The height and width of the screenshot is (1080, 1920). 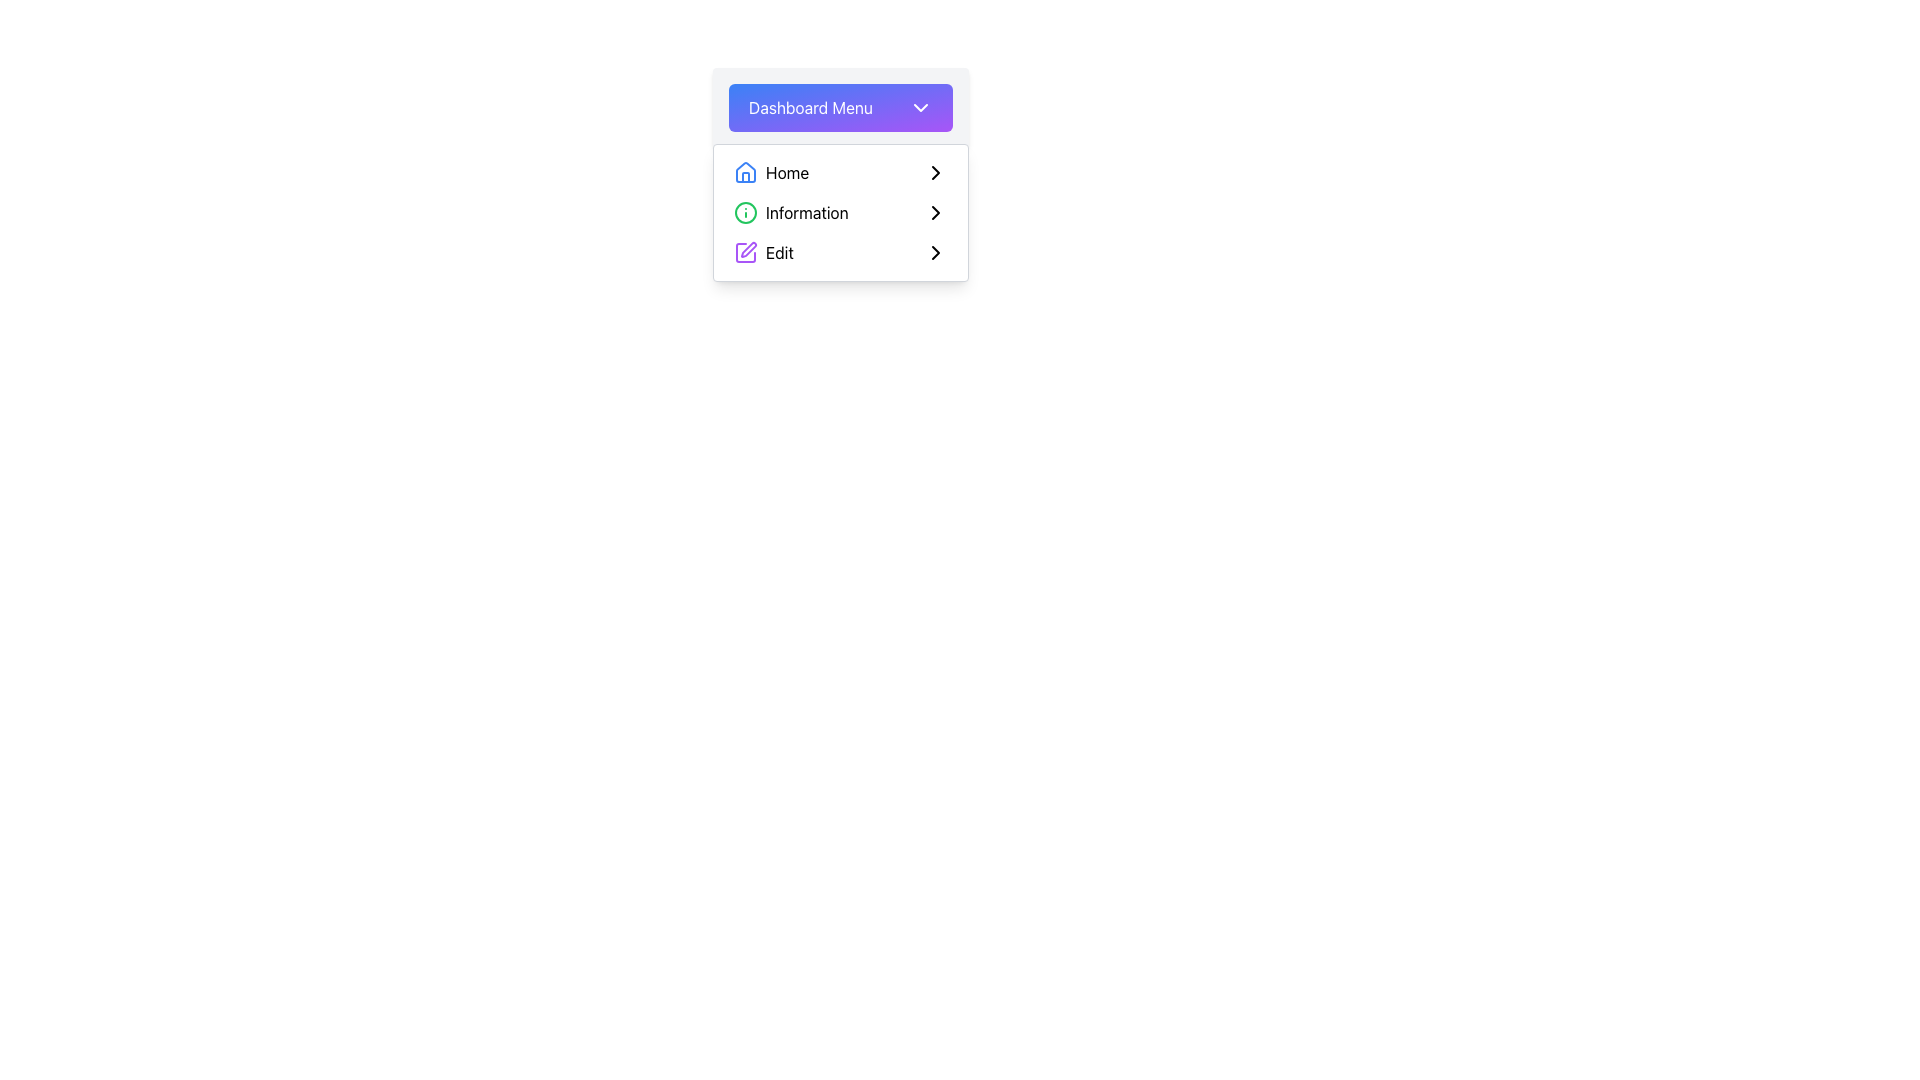 I want to click on the edit icon located to the left of the 'Edit' text label in the dropdown menu, so click(x=744, y=252).